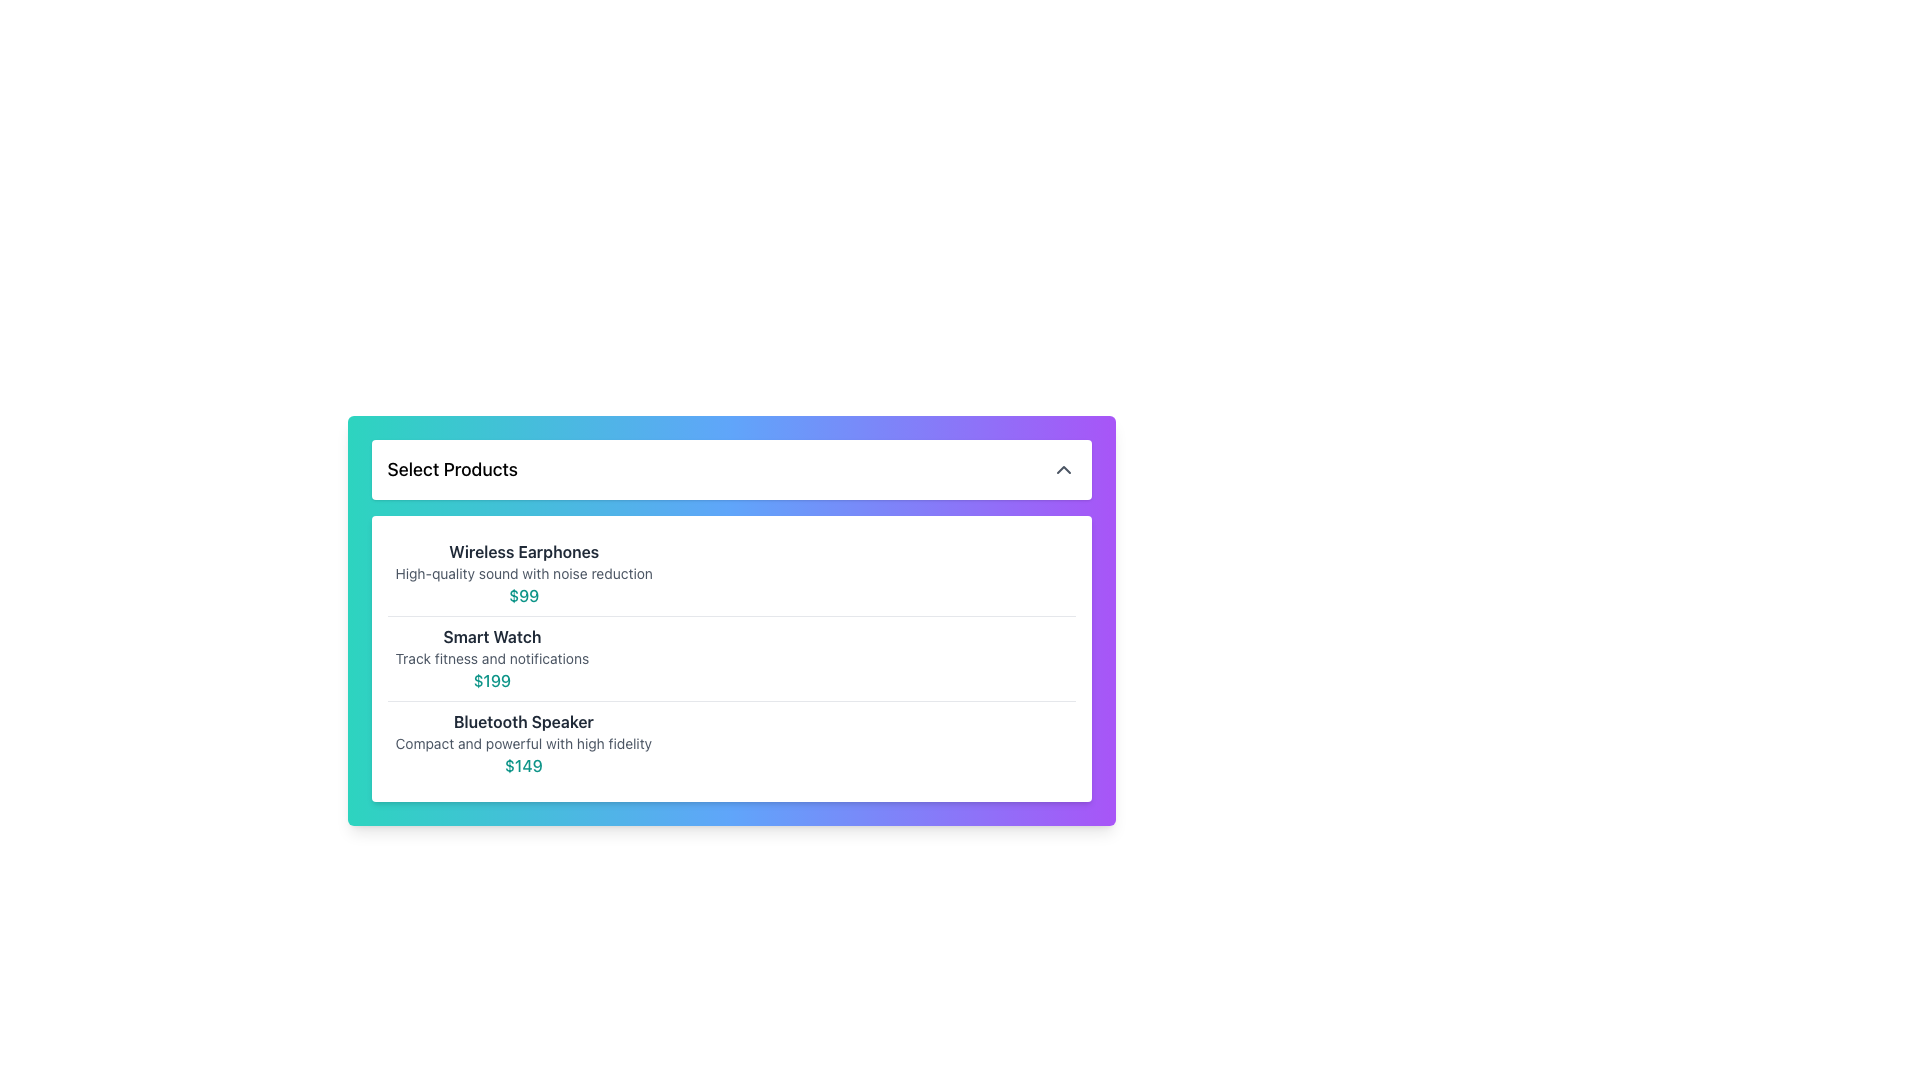 The width and height of the screenshot is (1920, 1080). What do you see at coordinates (524, 574) in the screenshot?
I see `the informational text label that describes the product 'Wireless Earphones', which is located above the price '$99'` at bounding box center [524, 574].